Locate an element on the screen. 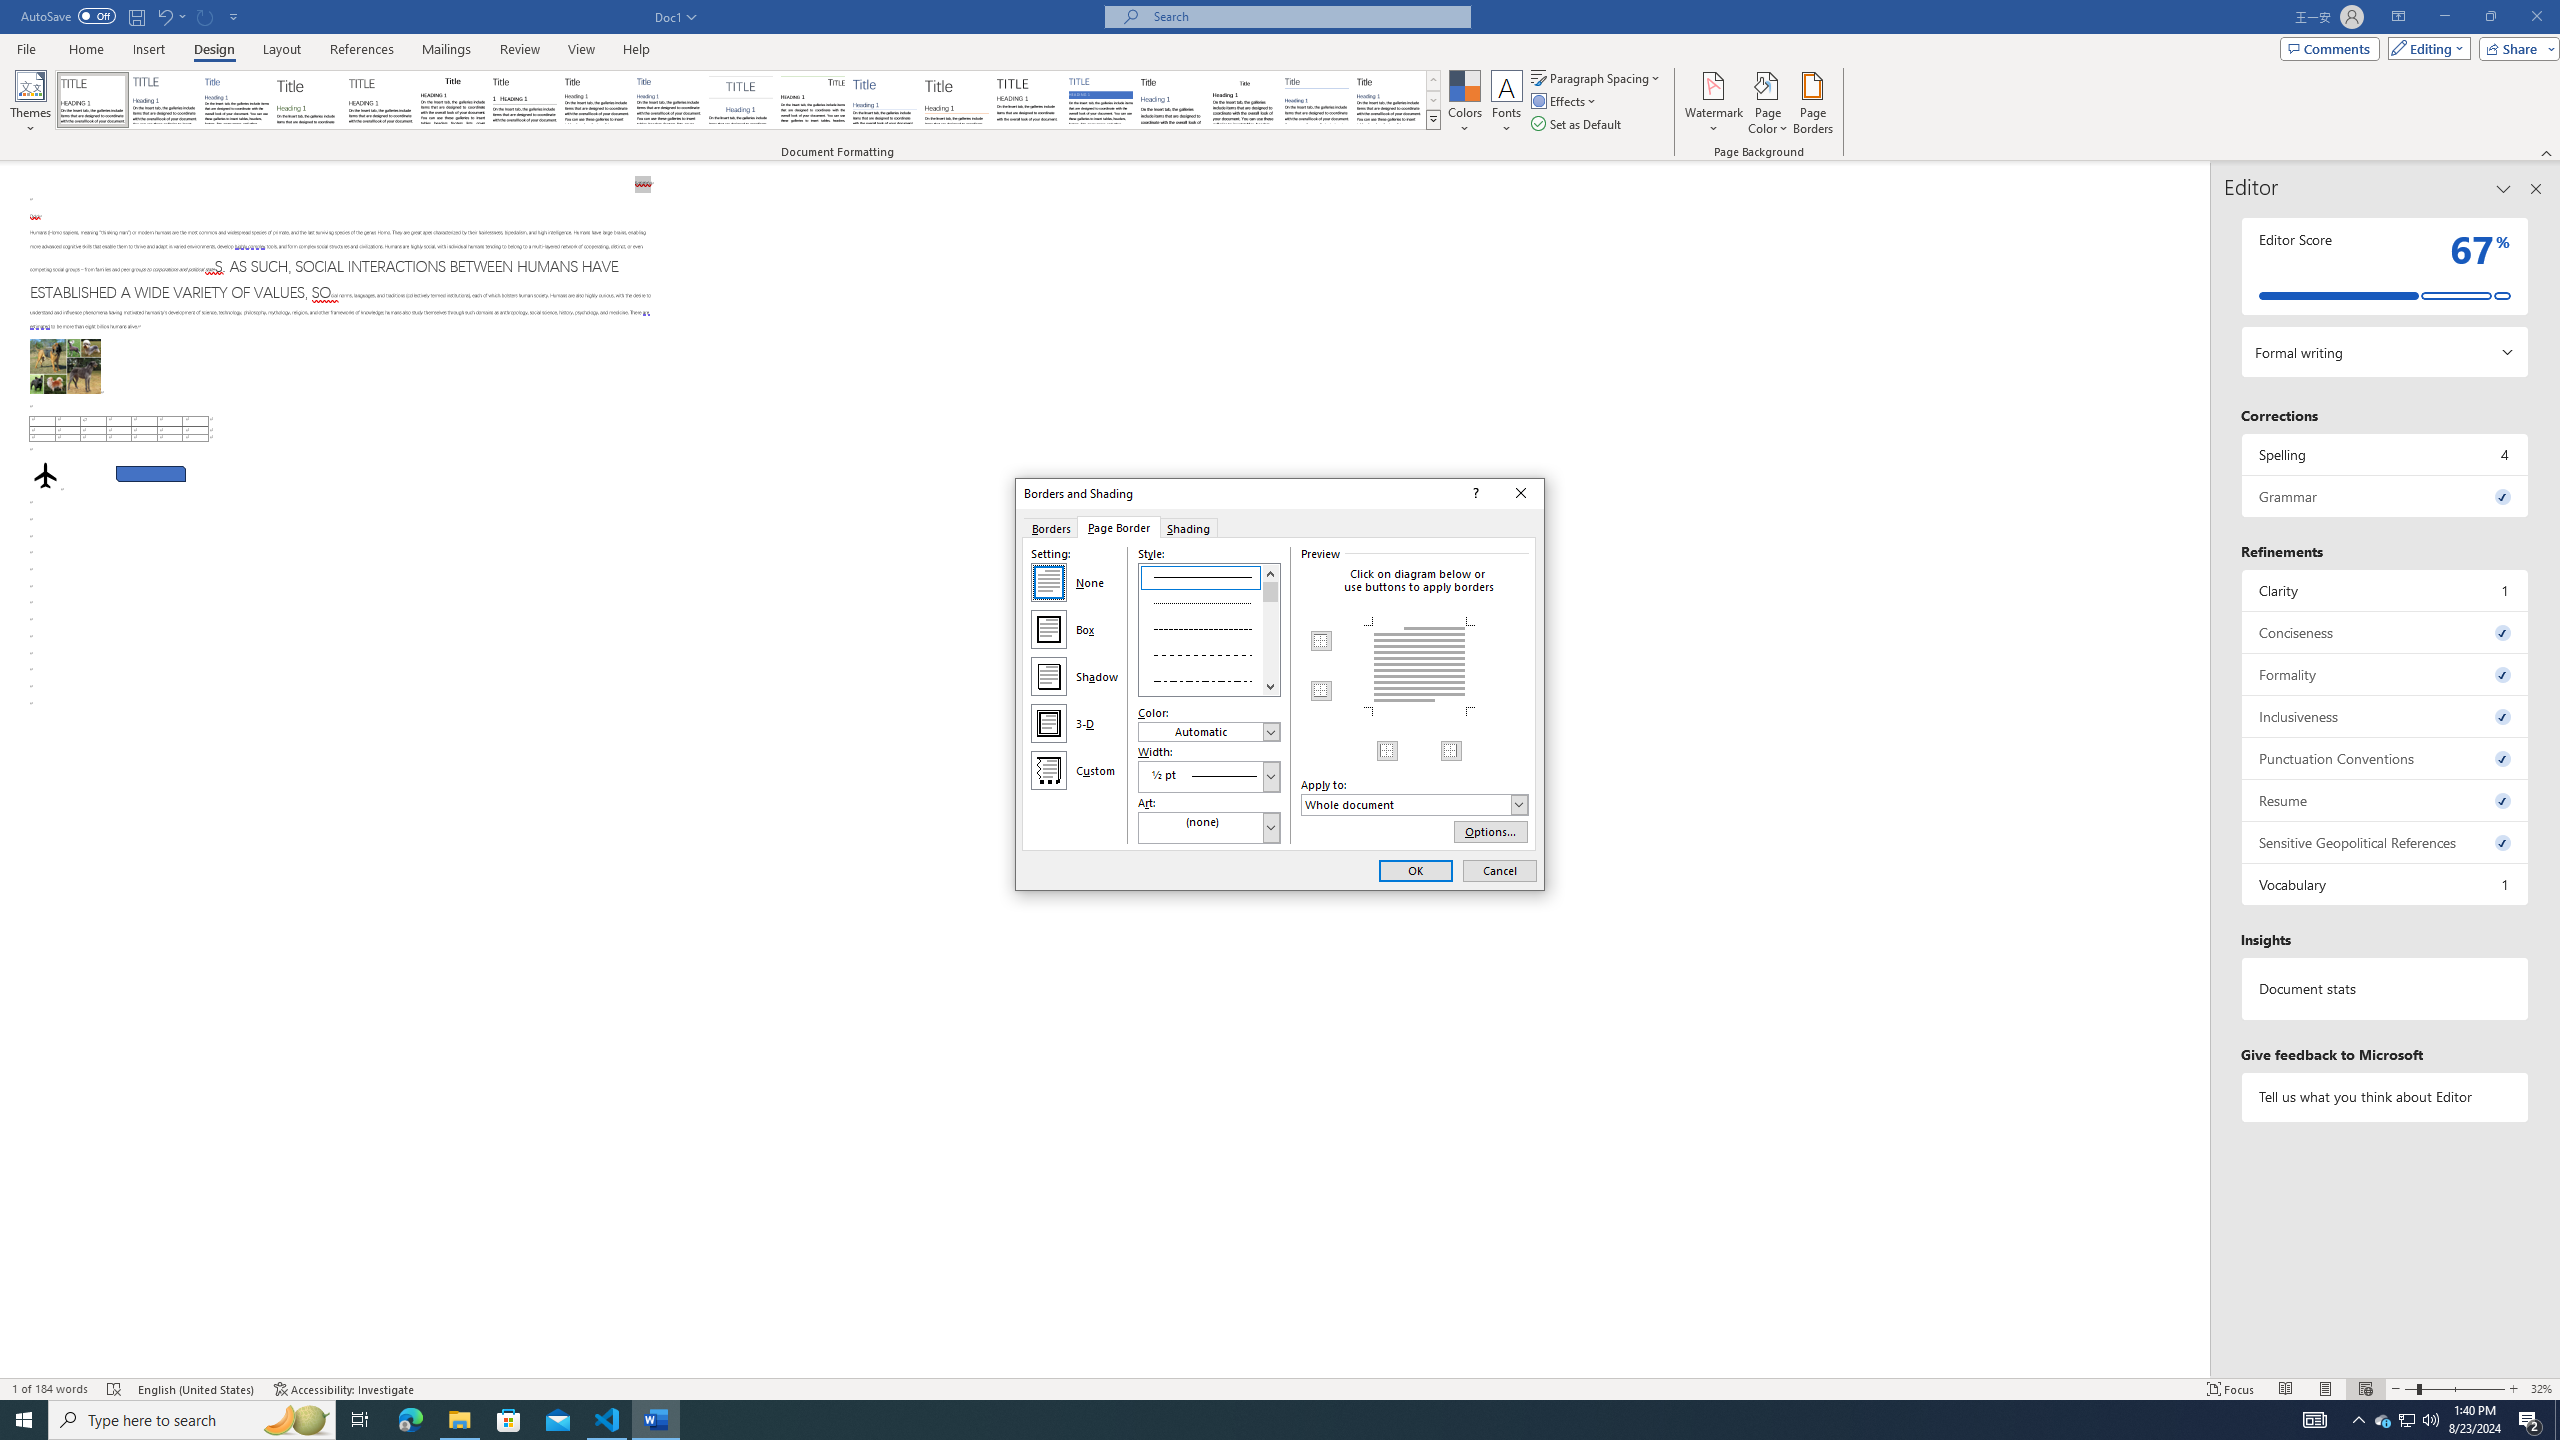 This screenshot has width=2560, height=1440. 'Paragraph Spacing' is located at coordinates (1597, 77).